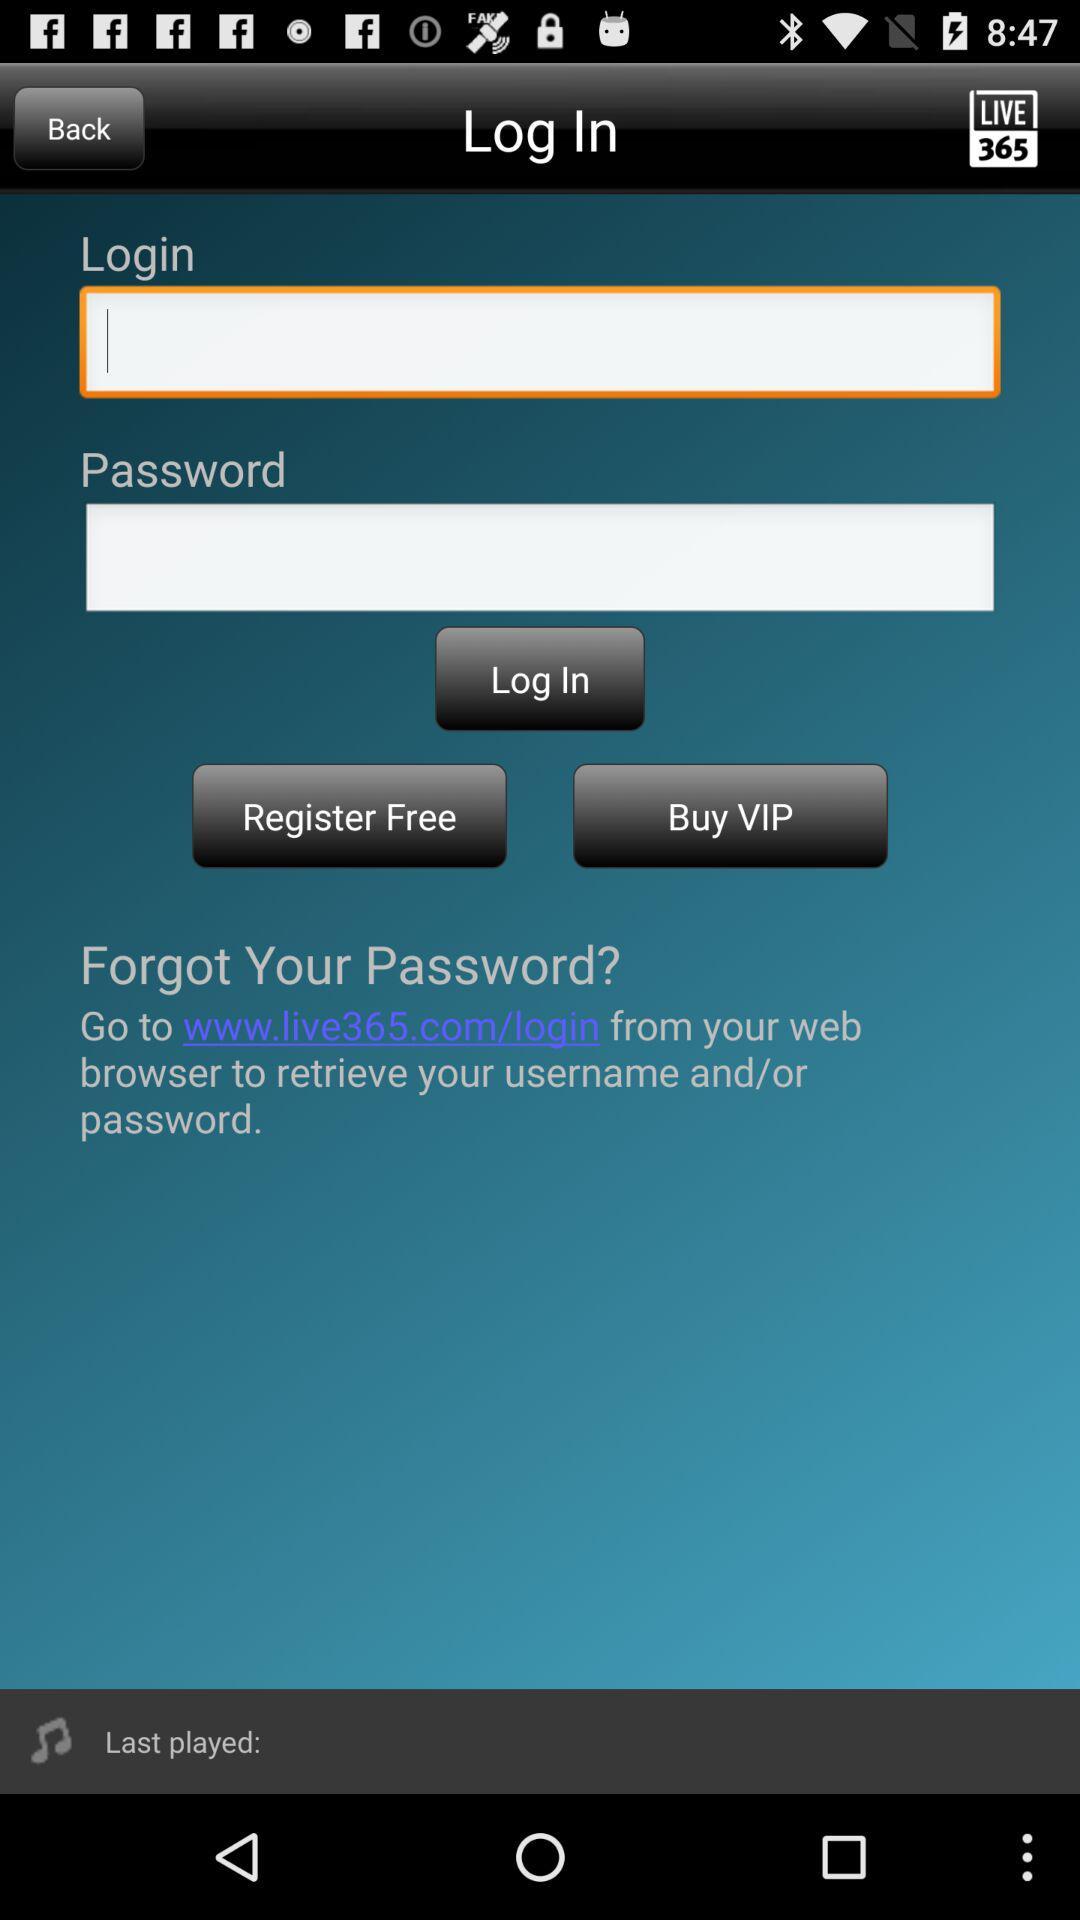 The width and height of the screenshot is (1080, 1920). I want to click on icon at the top left corner, so click(78, 127).